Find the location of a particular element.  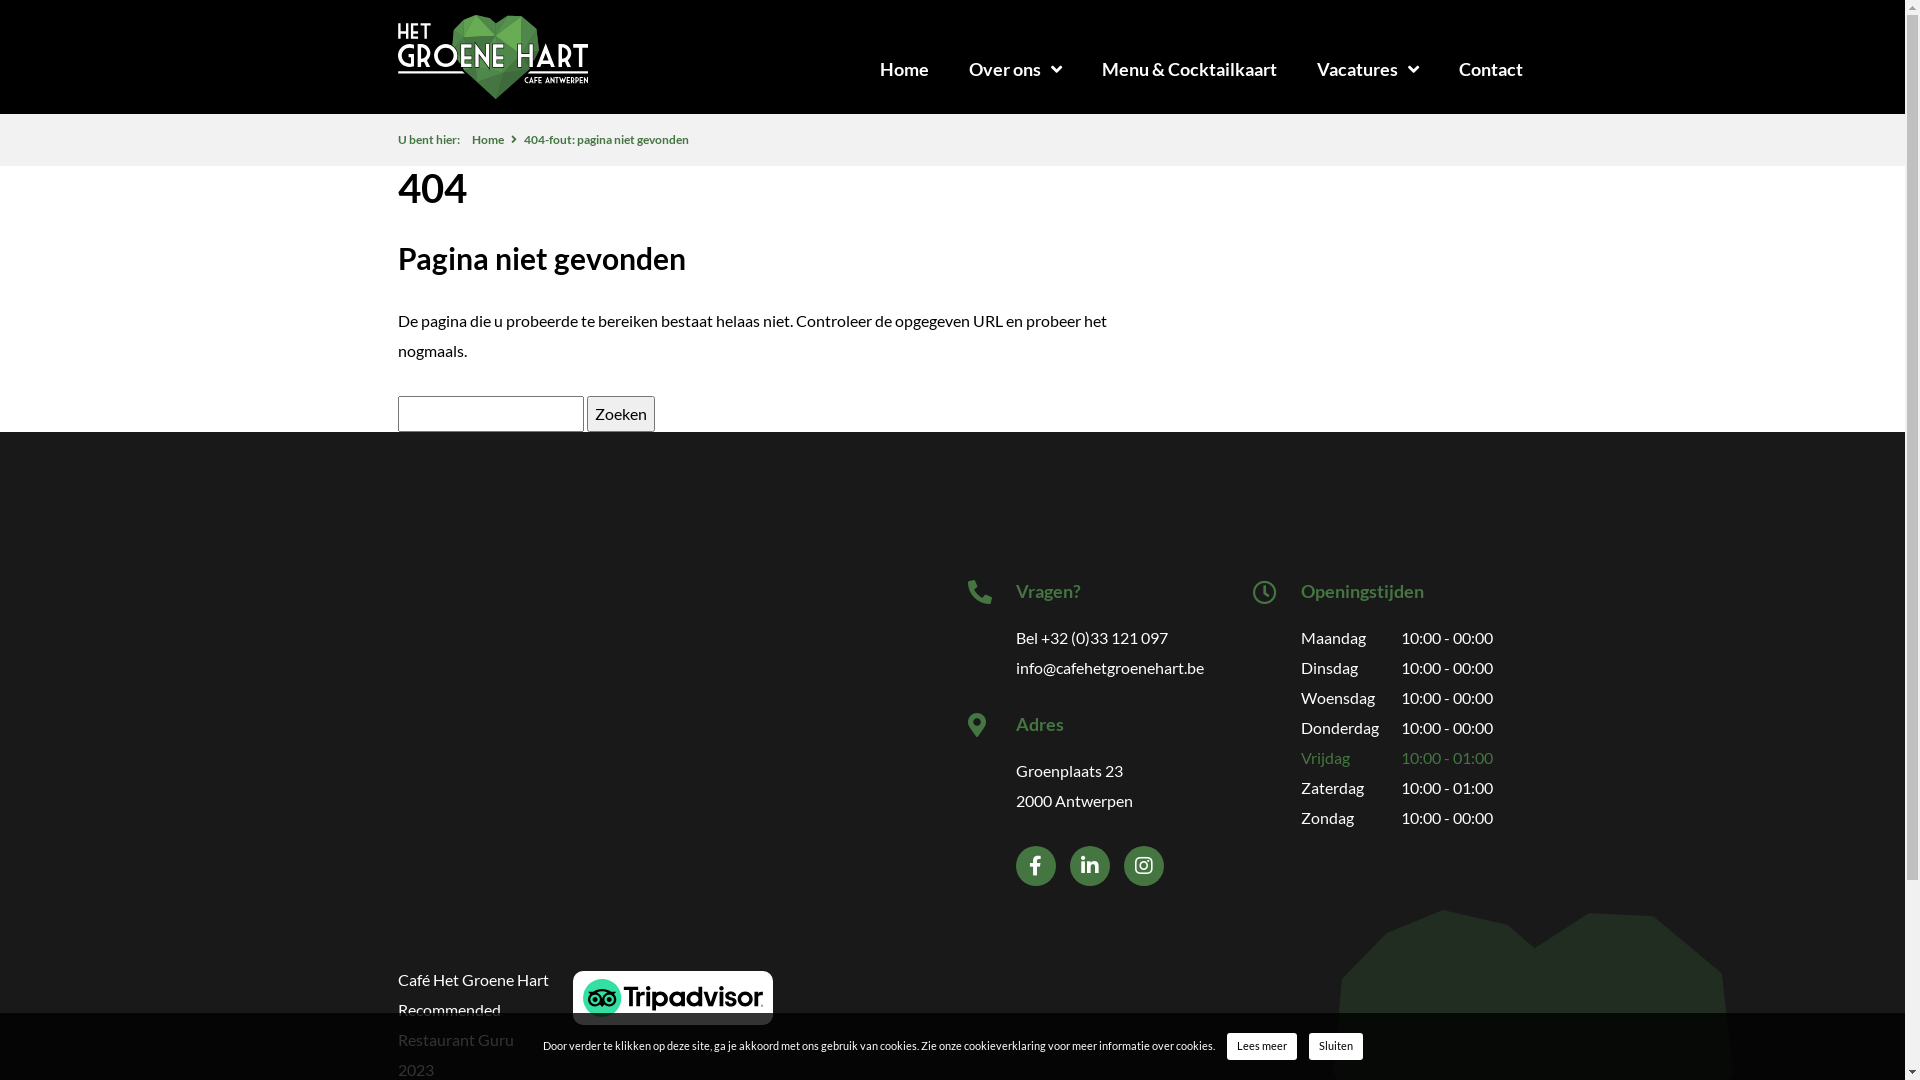

'+32 (0)33 121 097' is located at coordinates (1040, 637).